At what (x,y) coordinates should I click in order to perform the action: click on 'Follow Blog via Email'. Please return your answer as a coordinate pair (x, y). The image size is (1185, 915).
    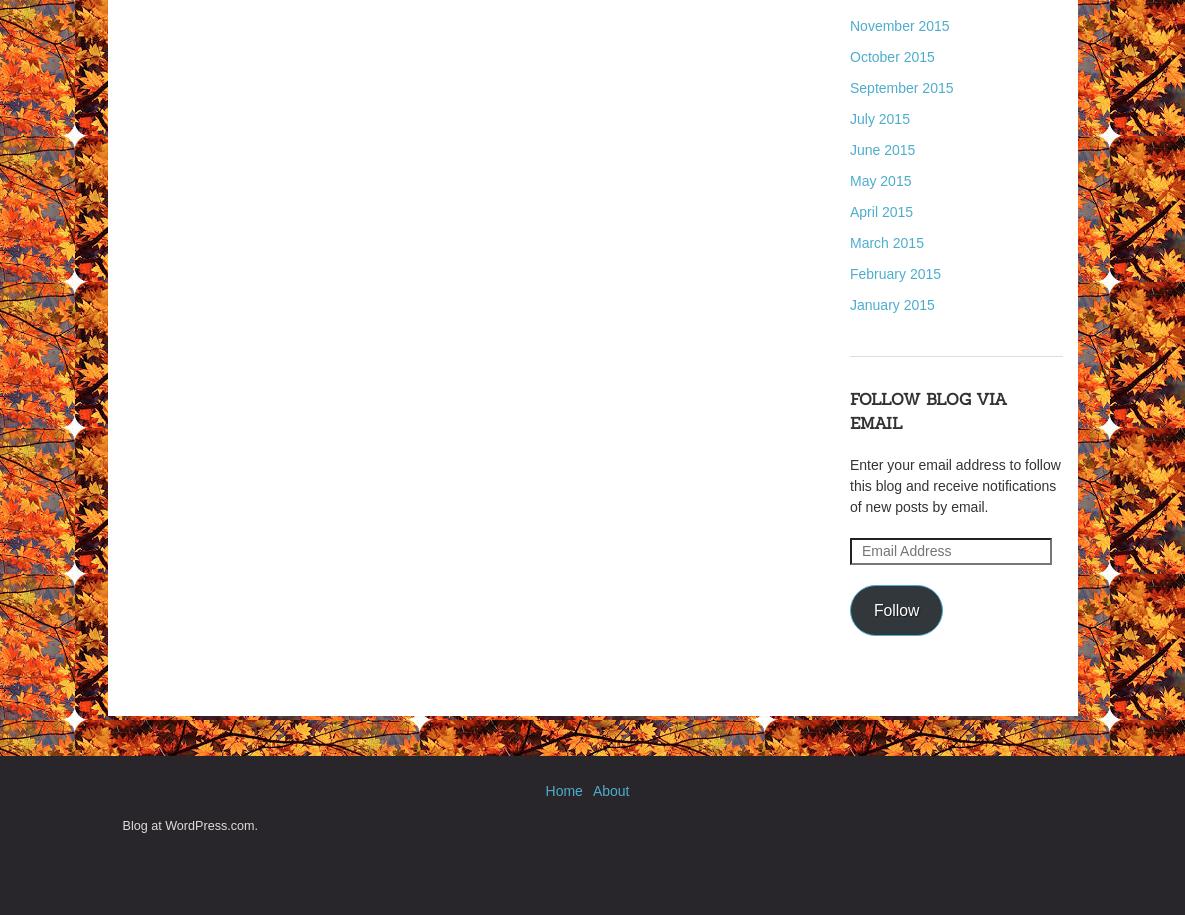
    Looking at the image, I should click on (849, 411).